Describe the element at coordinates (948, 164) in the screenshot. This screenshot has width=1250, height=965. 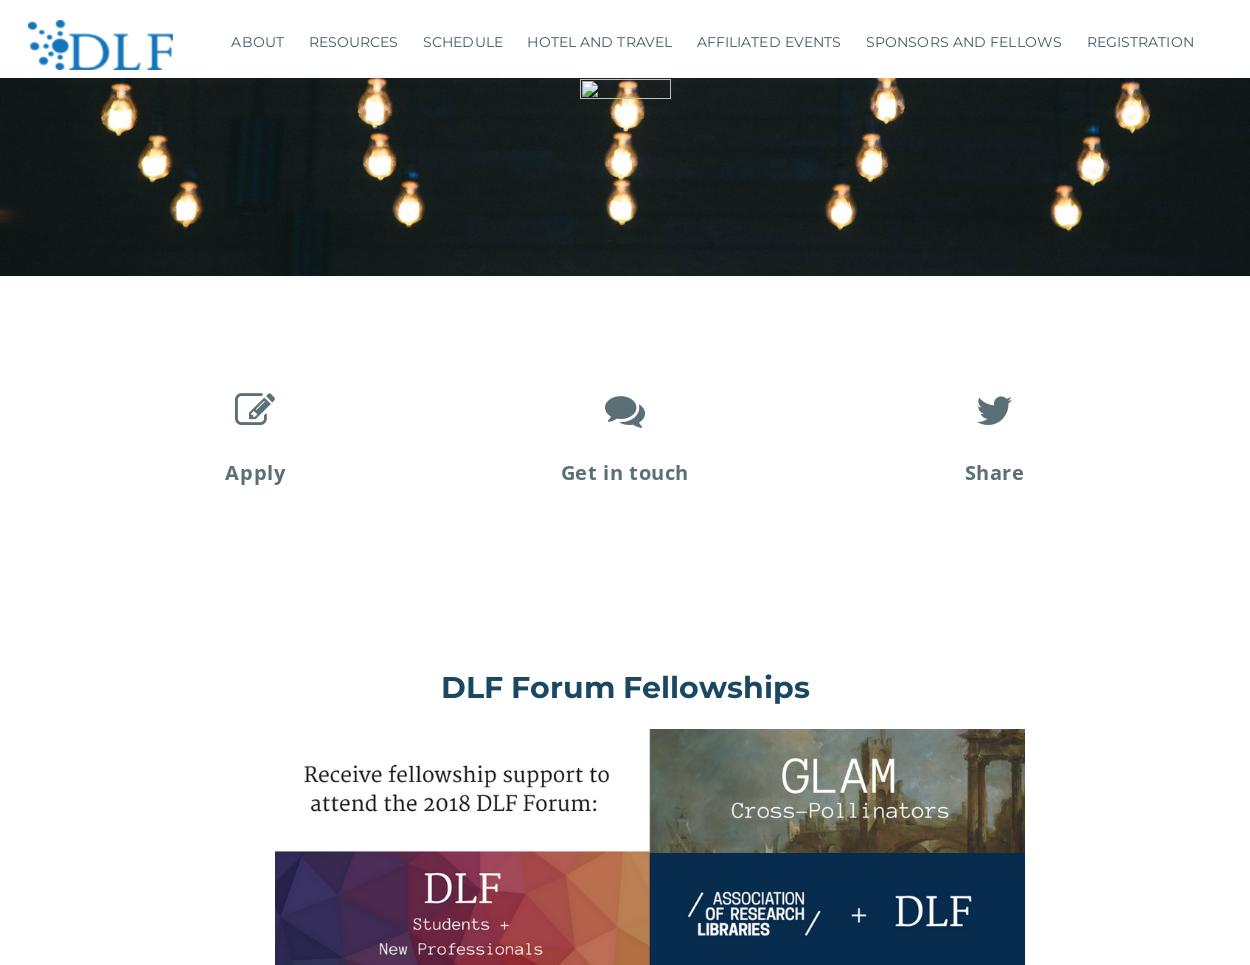
I see `'Exhibitors'` at that location.